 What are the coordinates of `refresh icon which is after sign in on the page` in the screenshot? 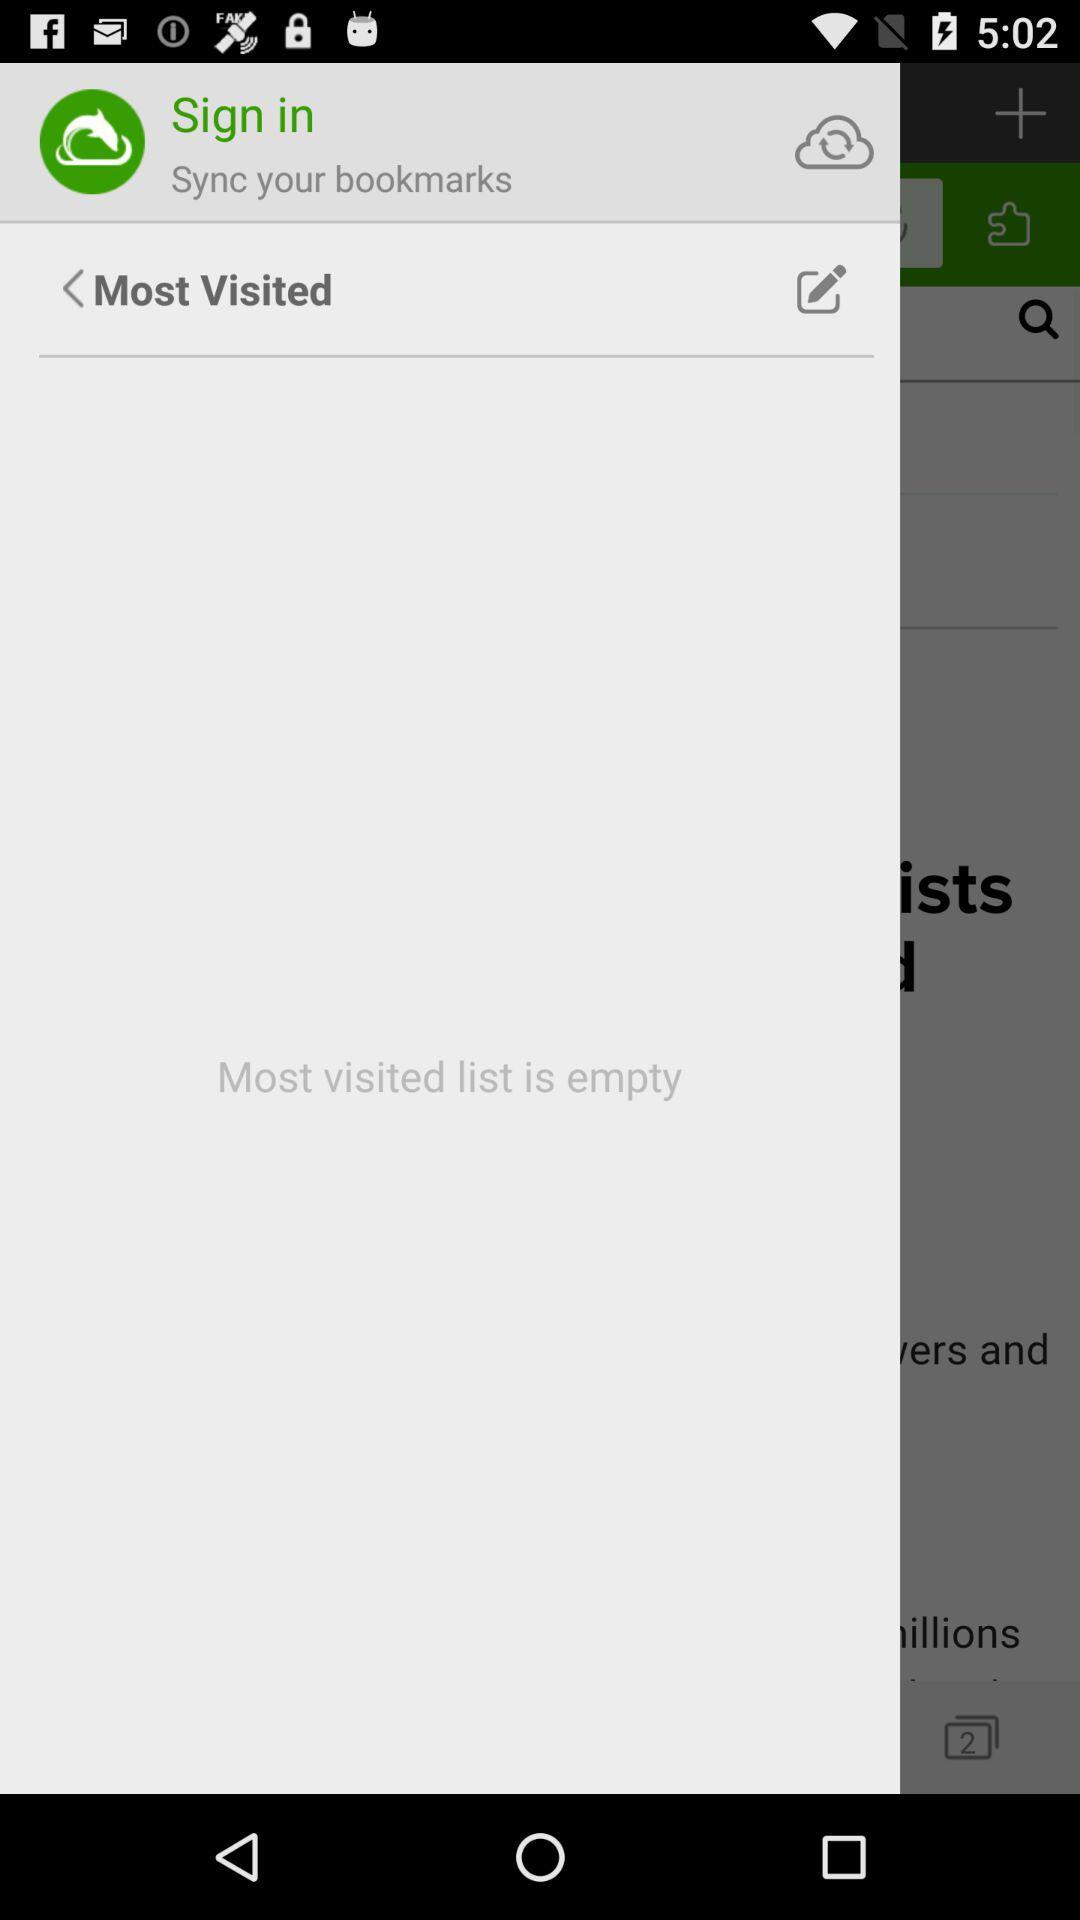 It's located at (834, 141).